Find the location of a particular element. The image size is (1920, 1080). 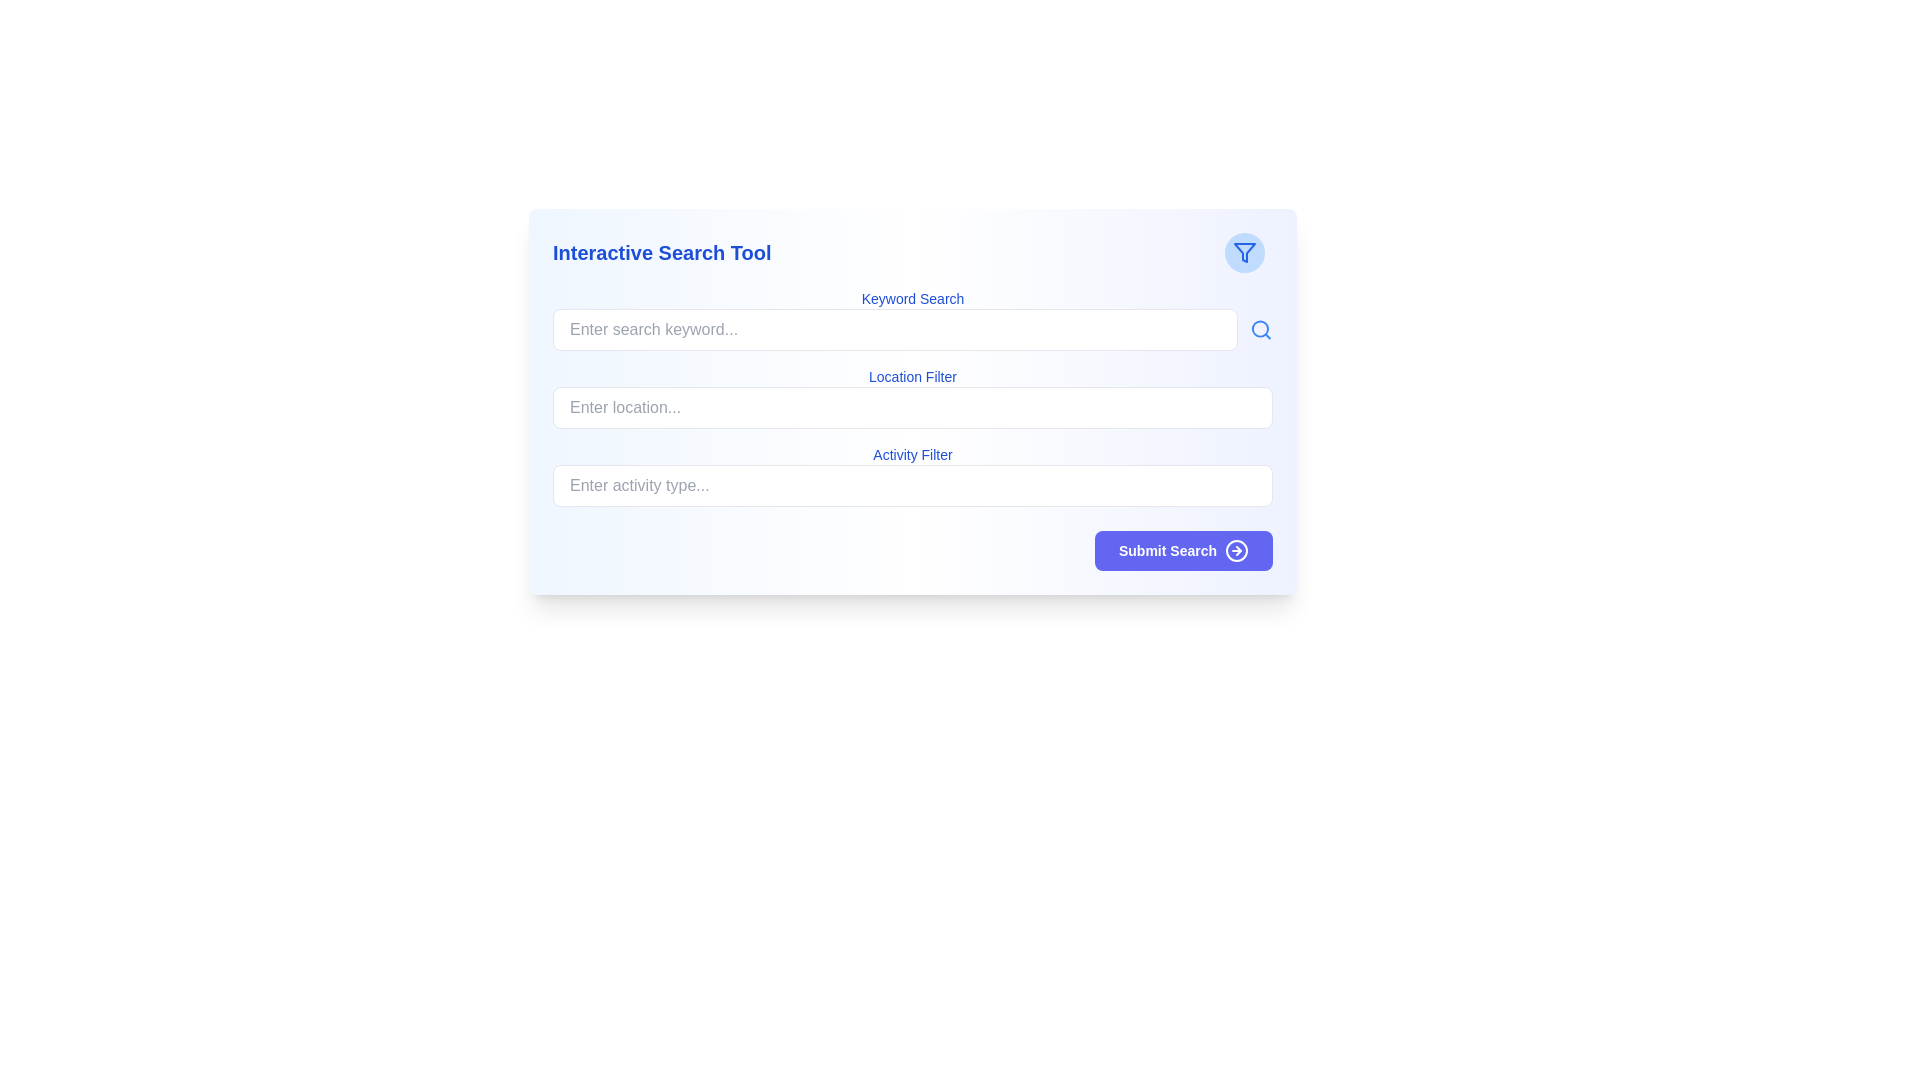

the text label displaying 'Location Filter' in blue font, which is positioned above the input field in the middle section of the interface is located at coordinates (911, 377).